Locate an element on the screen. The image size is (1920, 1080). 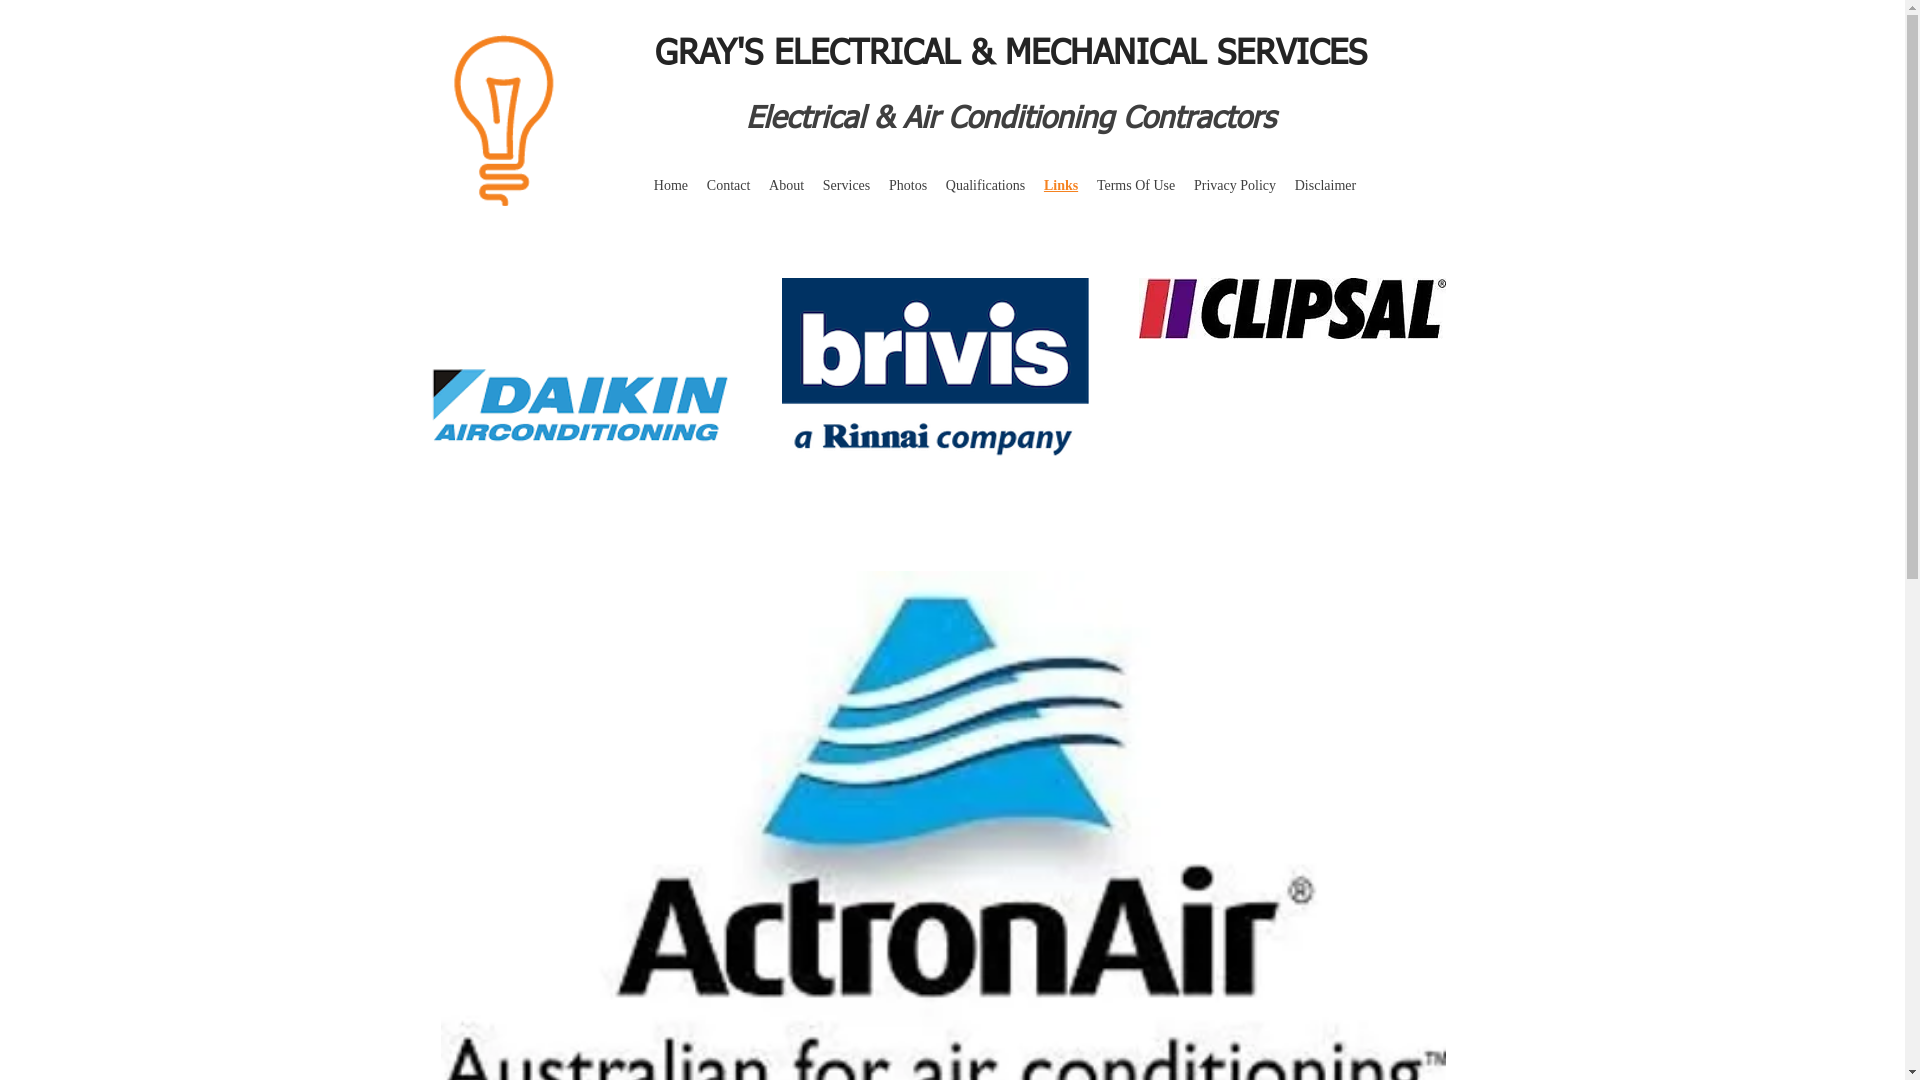
'Disclaimer' is located at coordinates (1324, 185).